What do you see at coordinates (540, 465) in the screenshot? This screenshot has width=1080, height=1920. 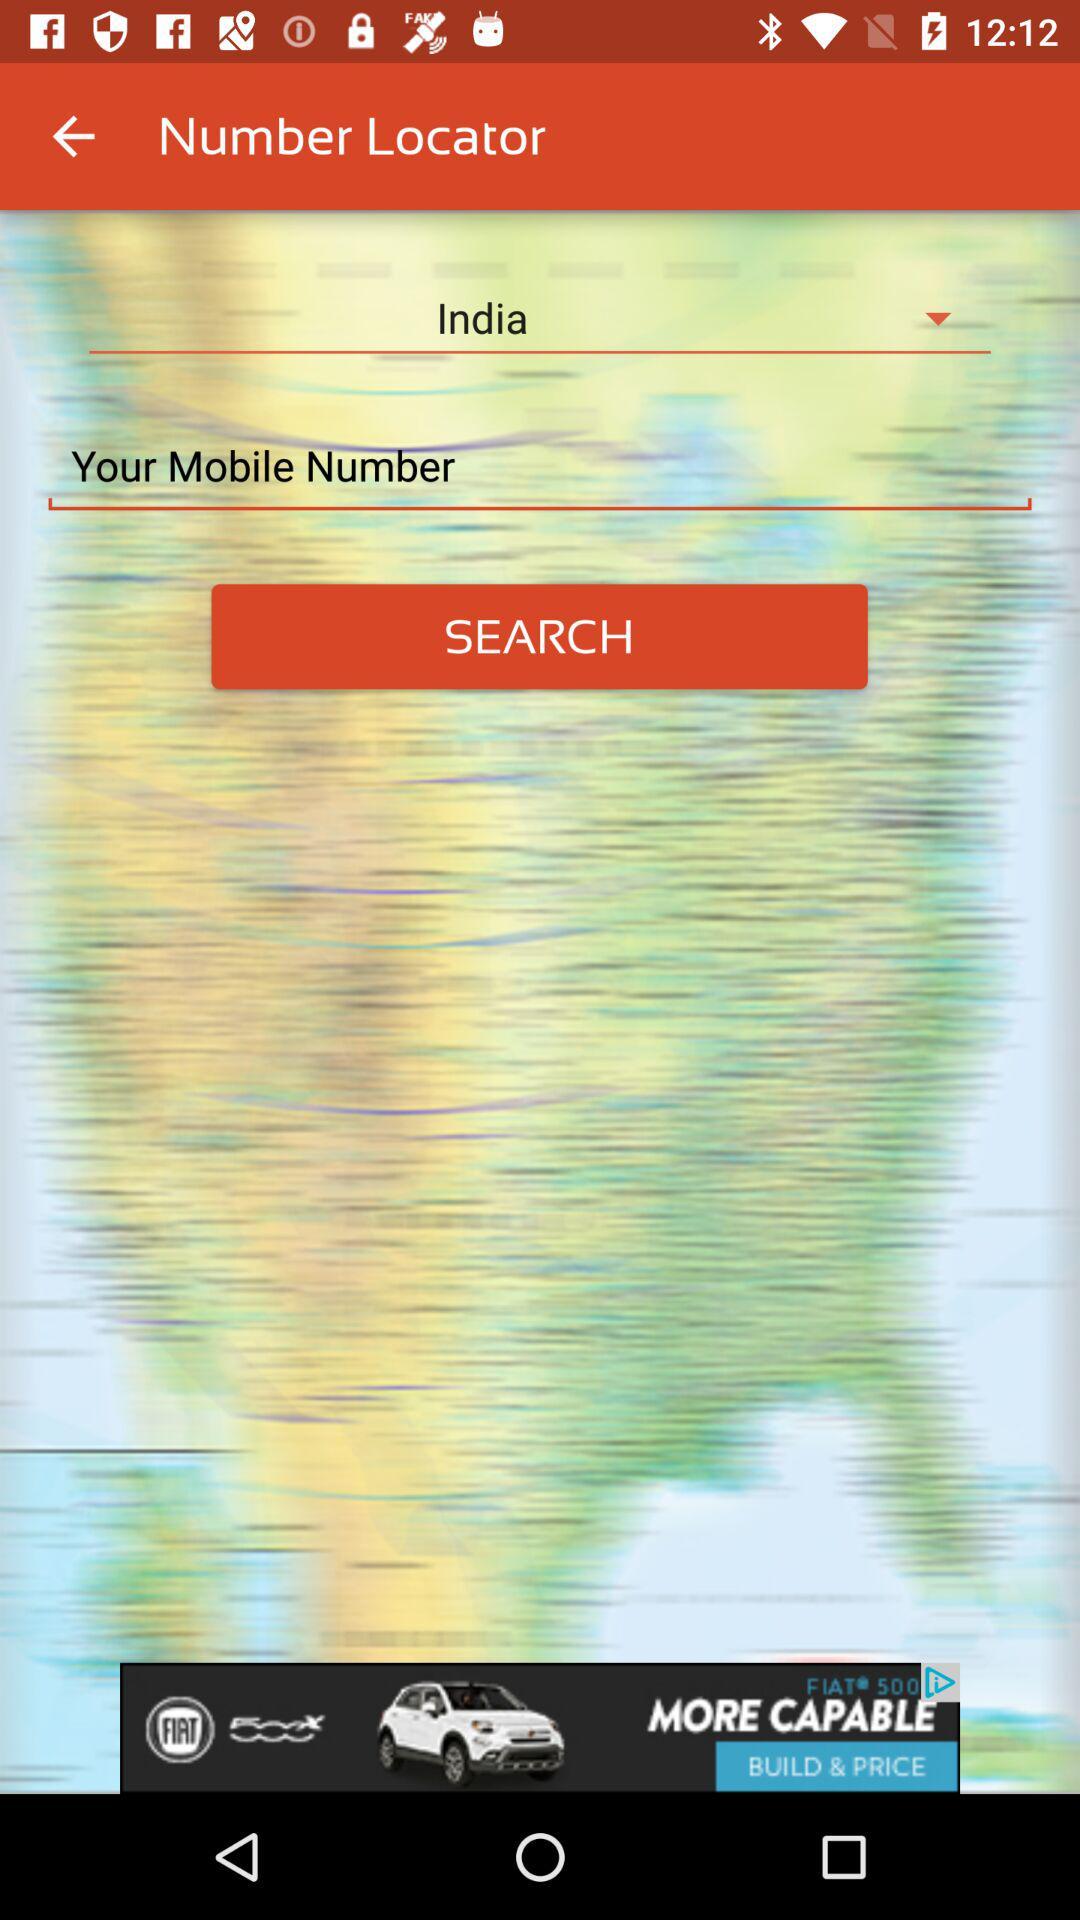 I see `your mobile number` at bounding box center [540, 465].